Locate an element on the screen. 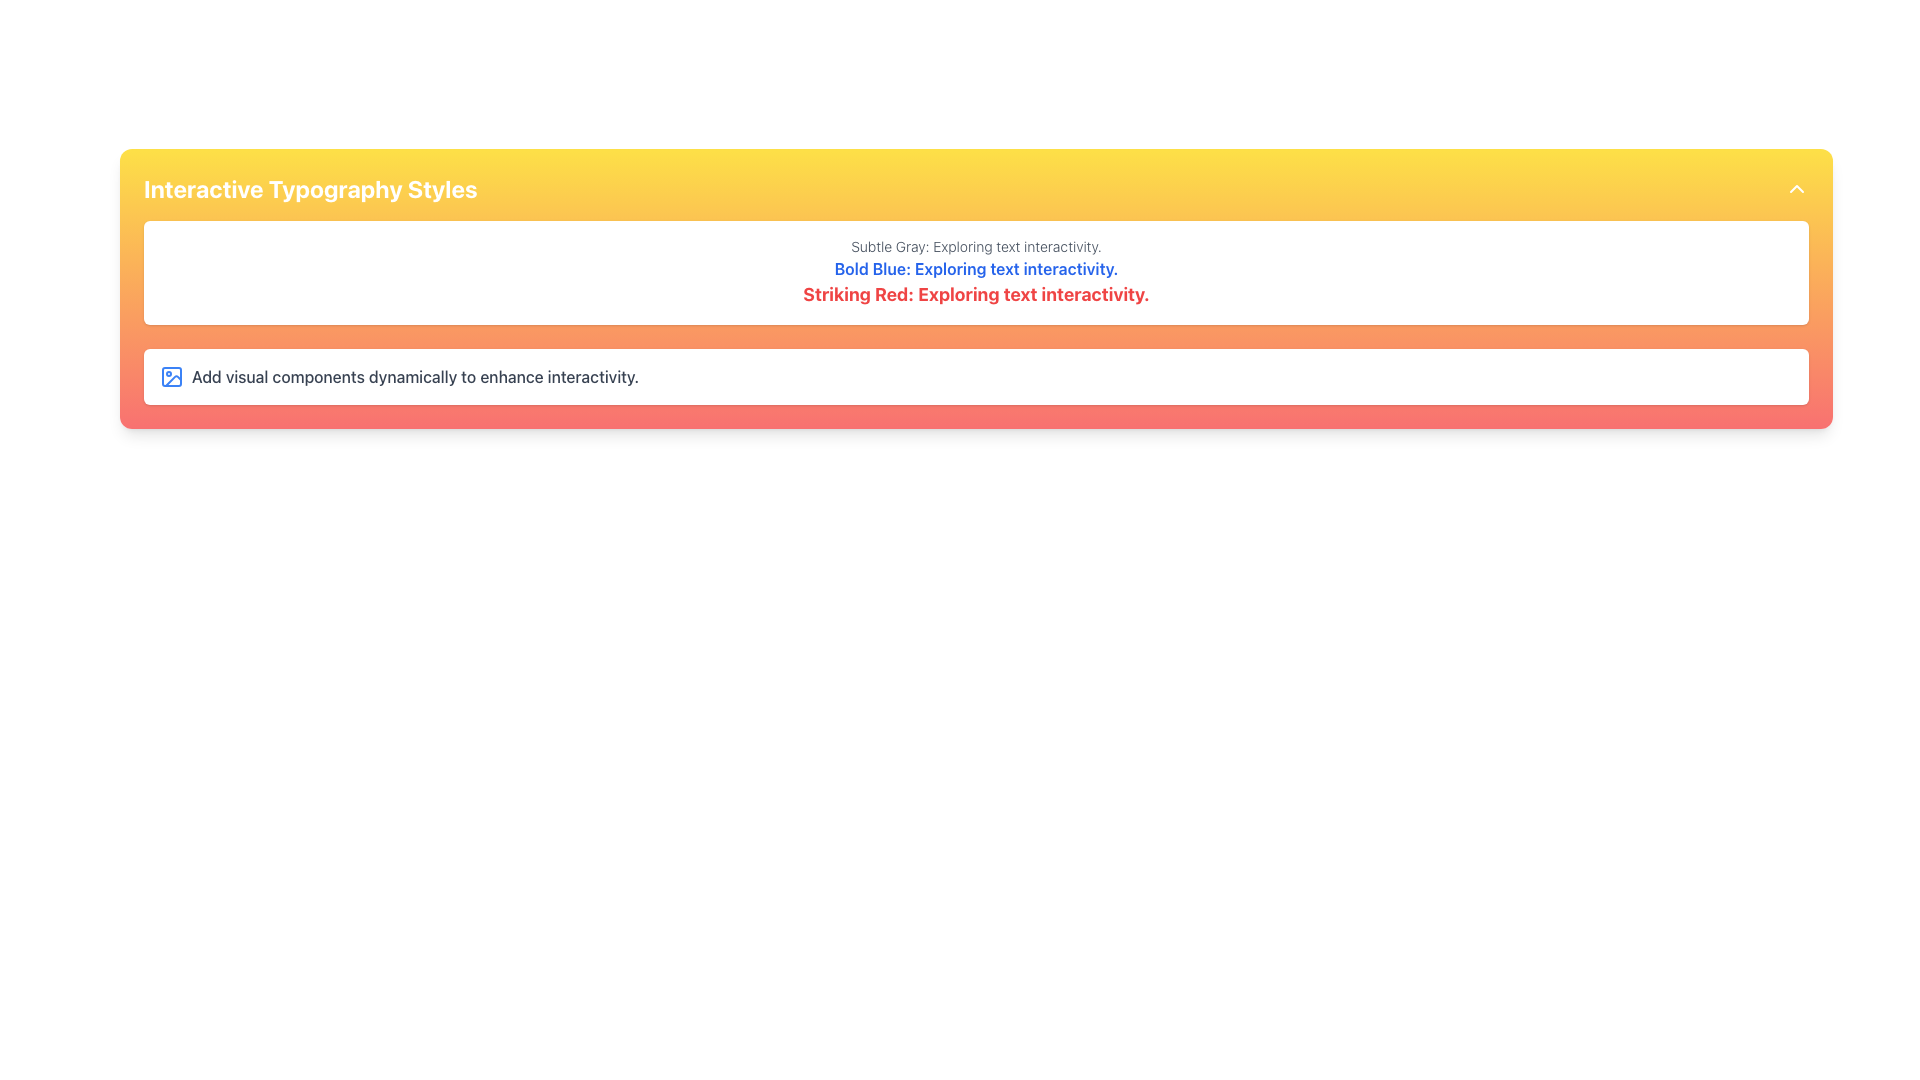 Image resolution: width=1920 pixels, height=1080 pixels. the static text element that states 'Subtle Gray: Exploring text interactivity.' which is the first item in a list of three textual elements is located at coordinates (976, 245).